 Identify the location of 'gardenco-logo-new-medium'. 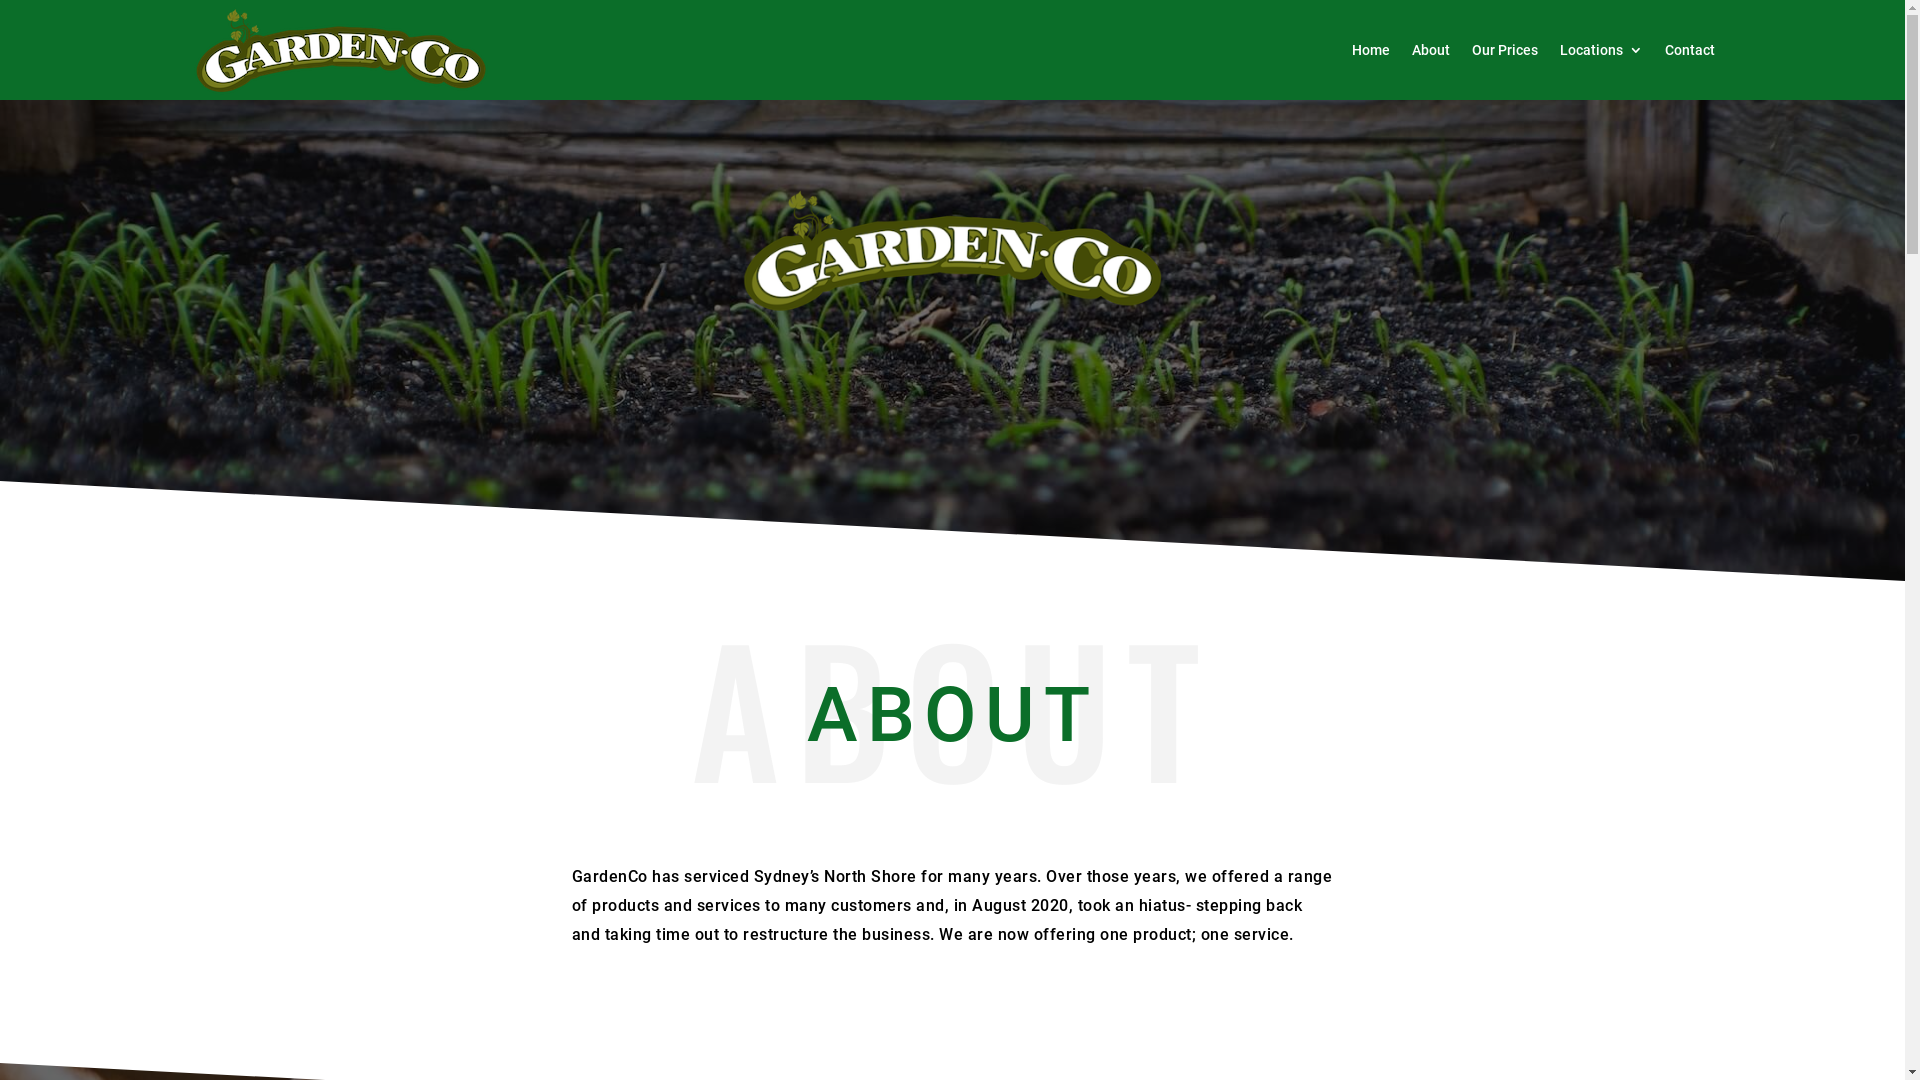
(951, 249).